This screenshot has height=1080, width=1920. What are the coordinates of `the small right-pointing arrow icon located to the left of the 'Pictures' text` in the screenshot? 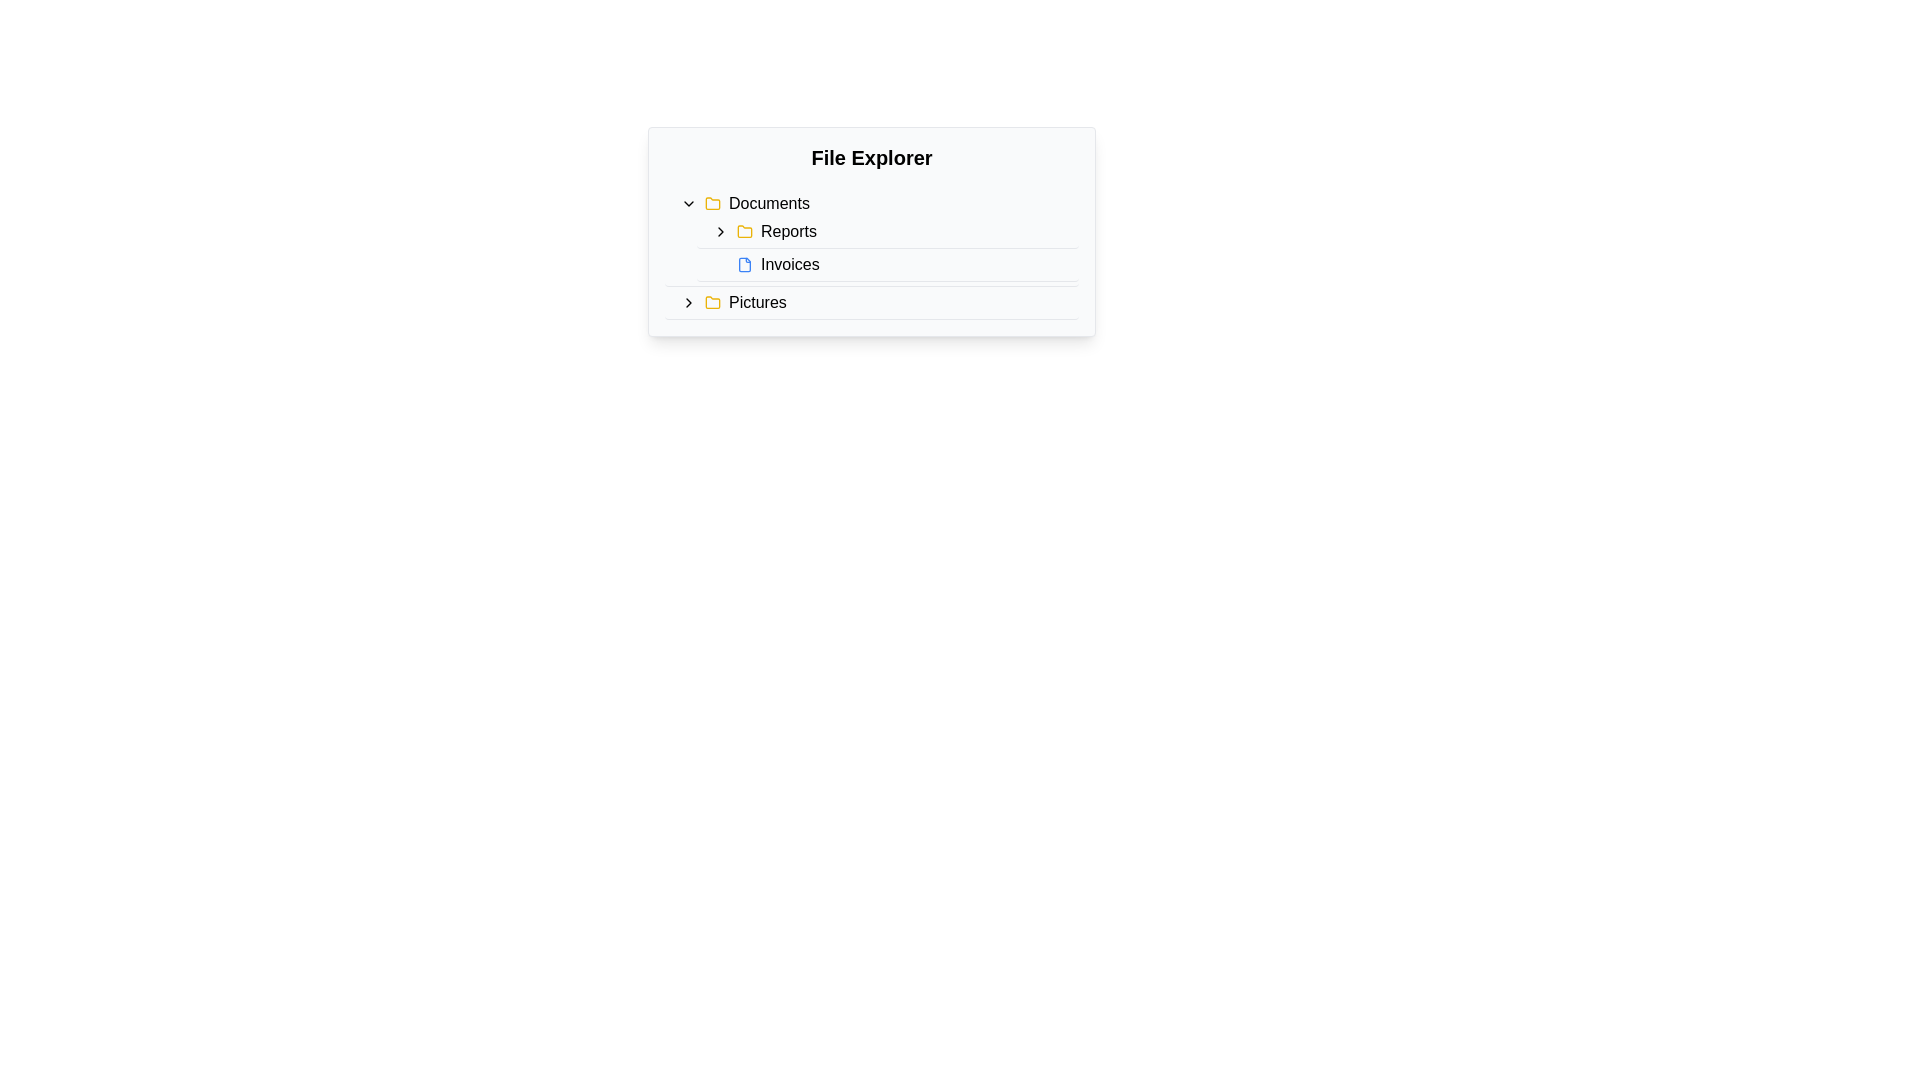 It's located at (689, 303).